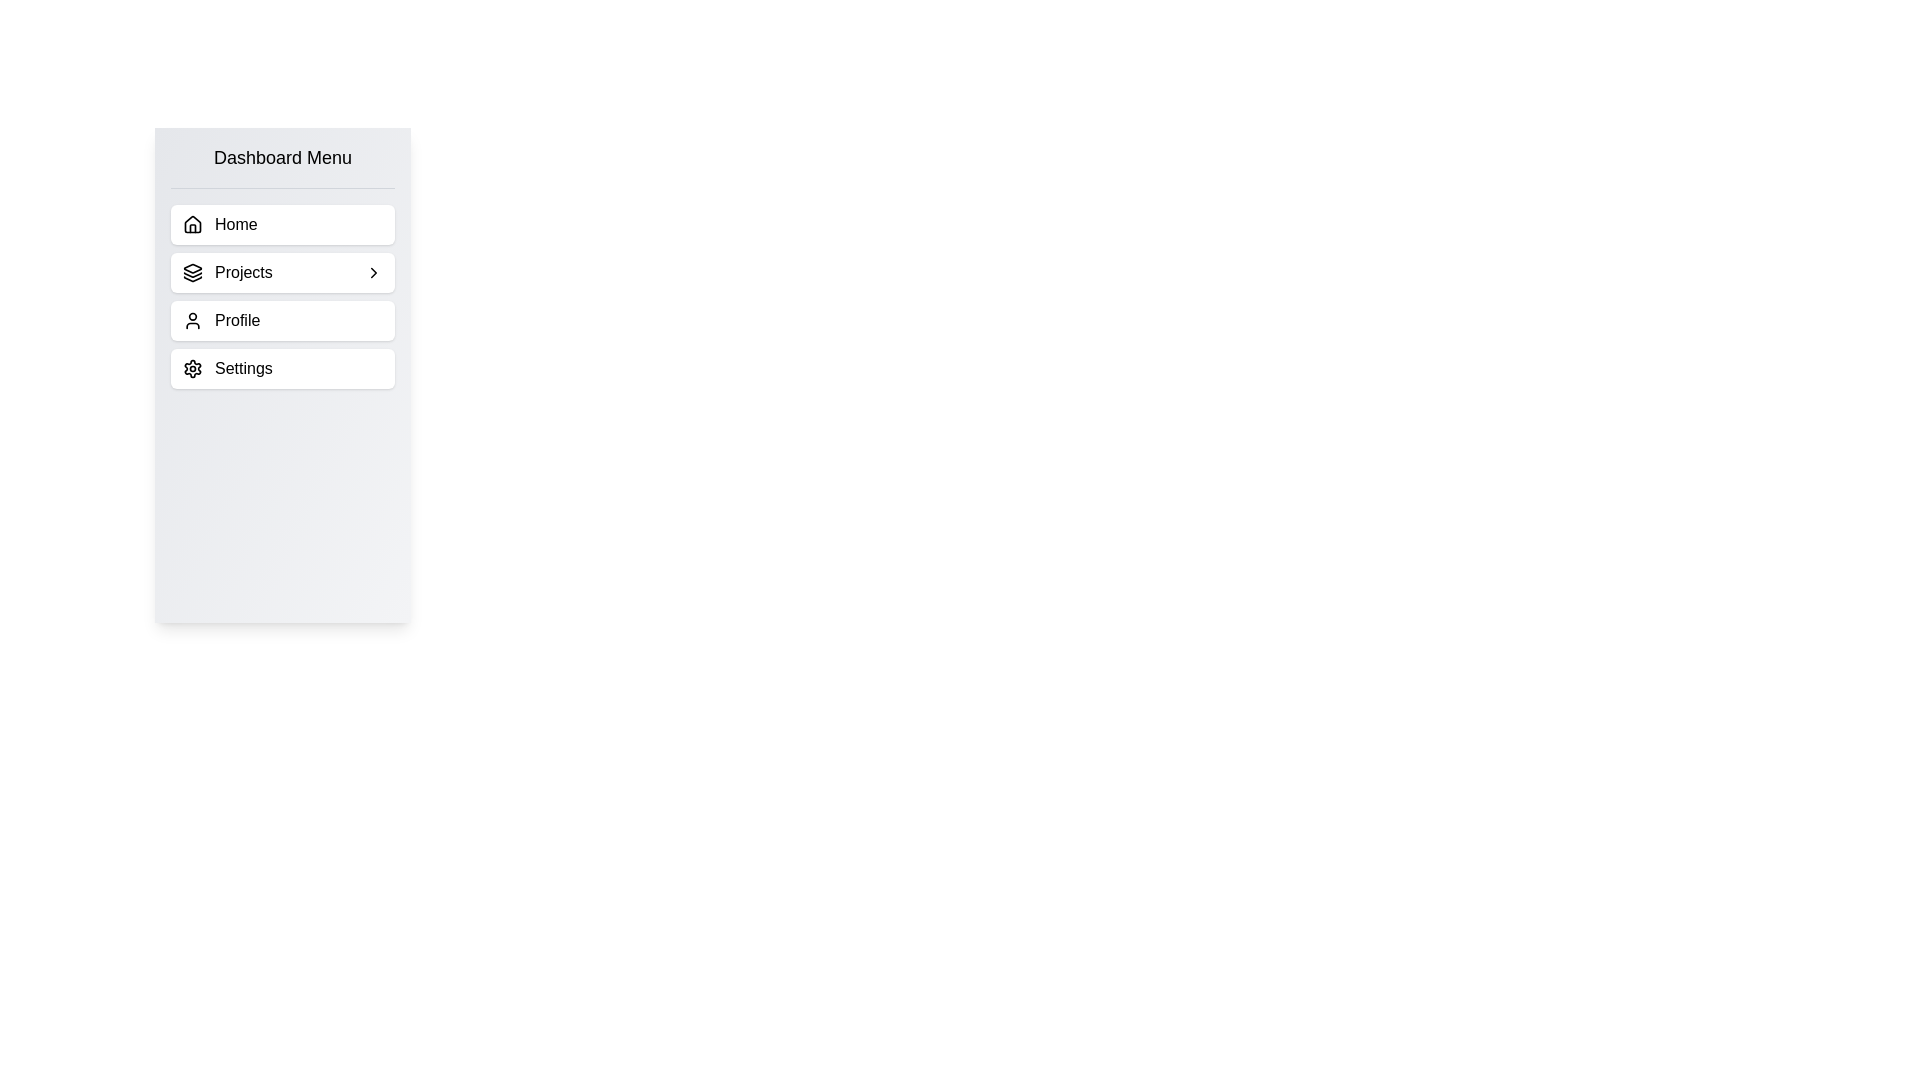 This screenshot has height=1080, width=1920. I want to click on the A button in the Dashboard Menu, so click(282, 297).